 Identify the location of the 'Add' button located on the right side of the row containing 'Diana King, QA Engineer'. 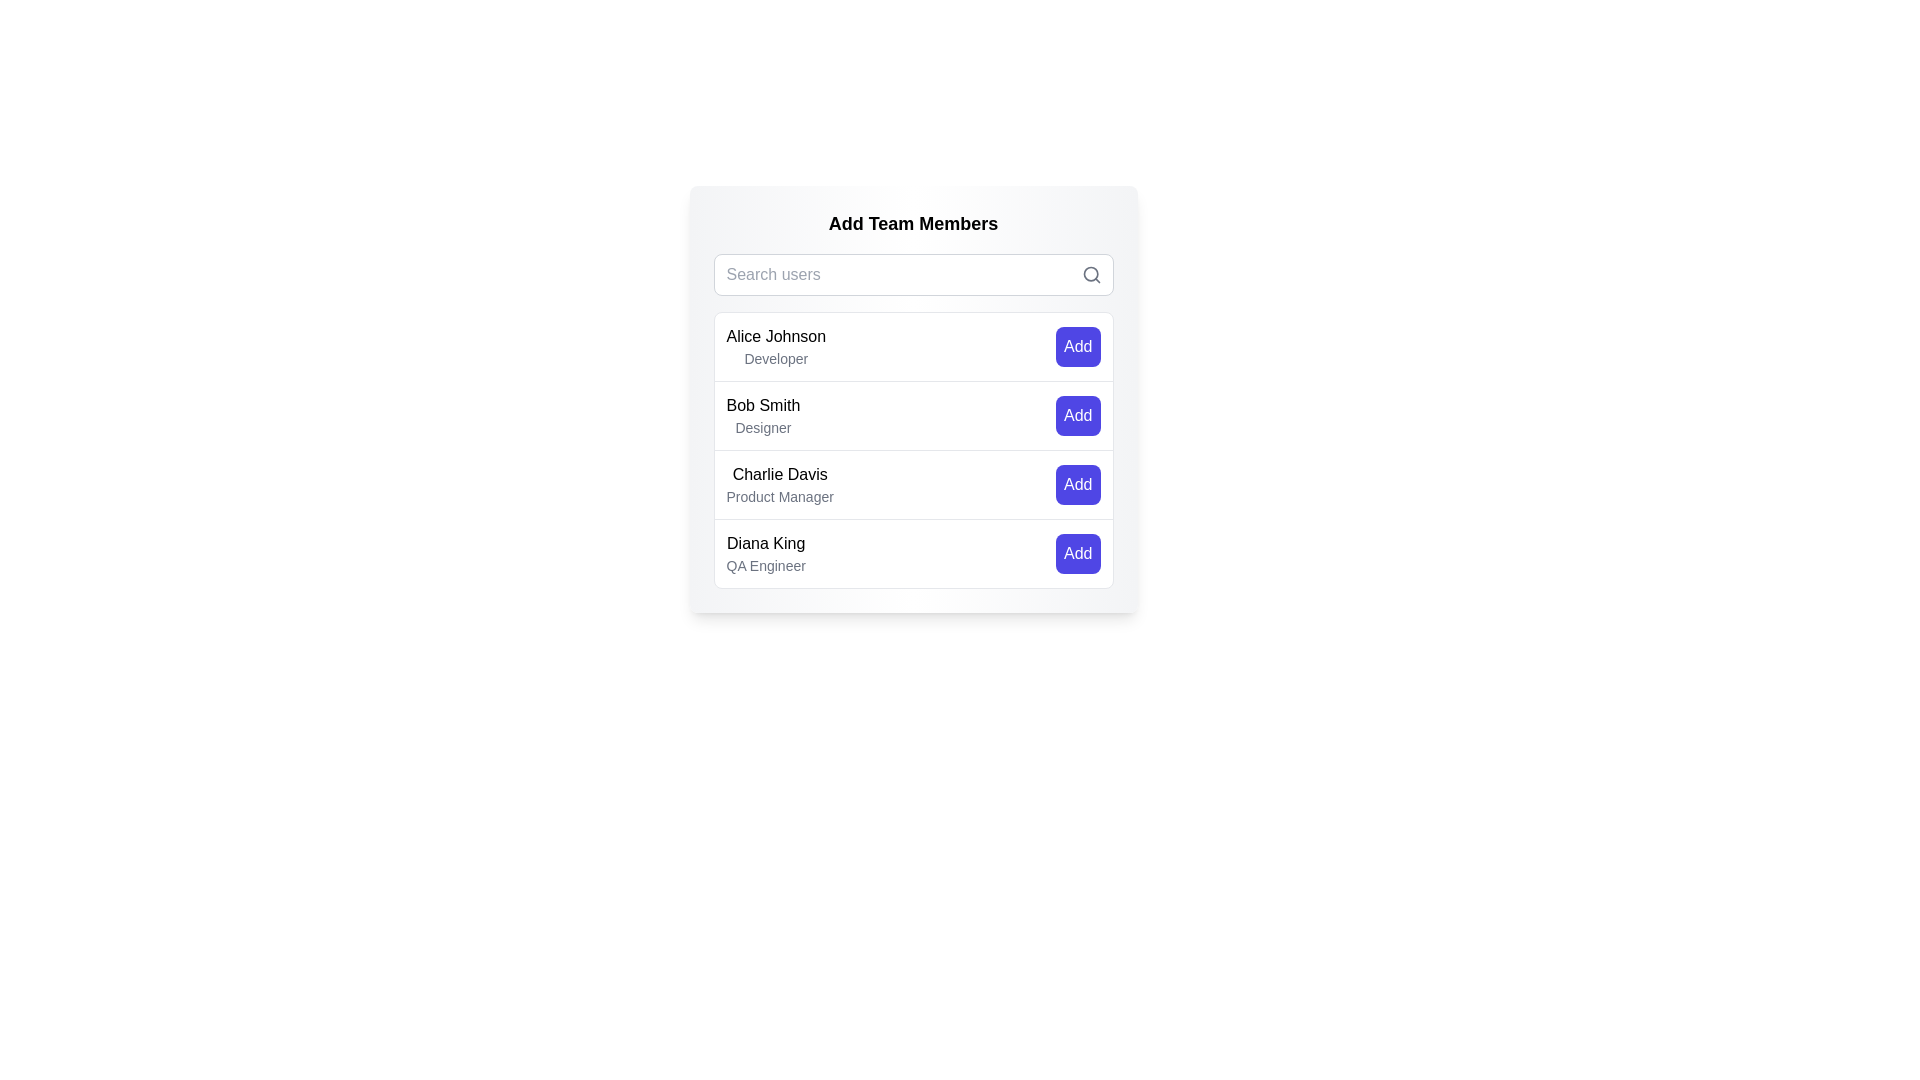
(1077, 554).